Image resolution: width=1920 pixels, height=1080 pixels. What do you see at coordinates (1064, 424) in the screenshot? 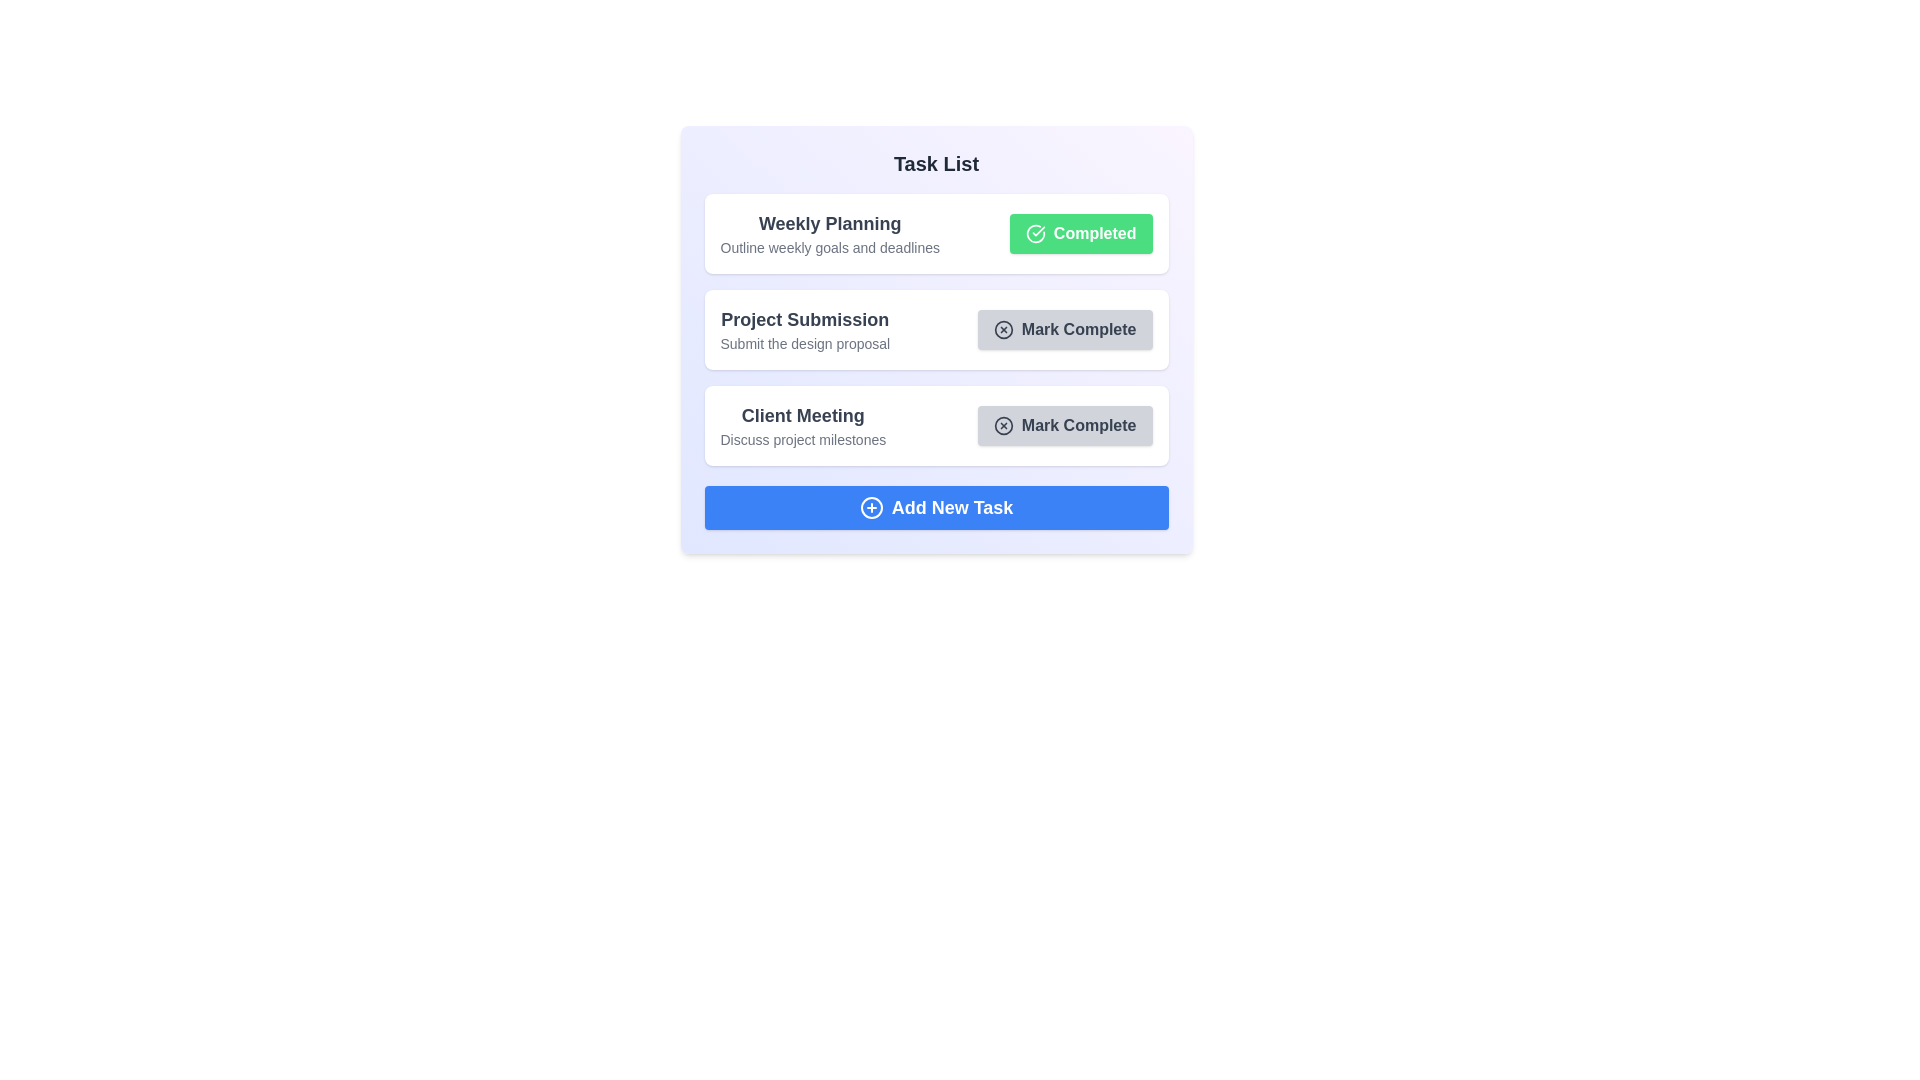
I see `'Mark Complete' button for the third task` at bounding box center [1064, 424].